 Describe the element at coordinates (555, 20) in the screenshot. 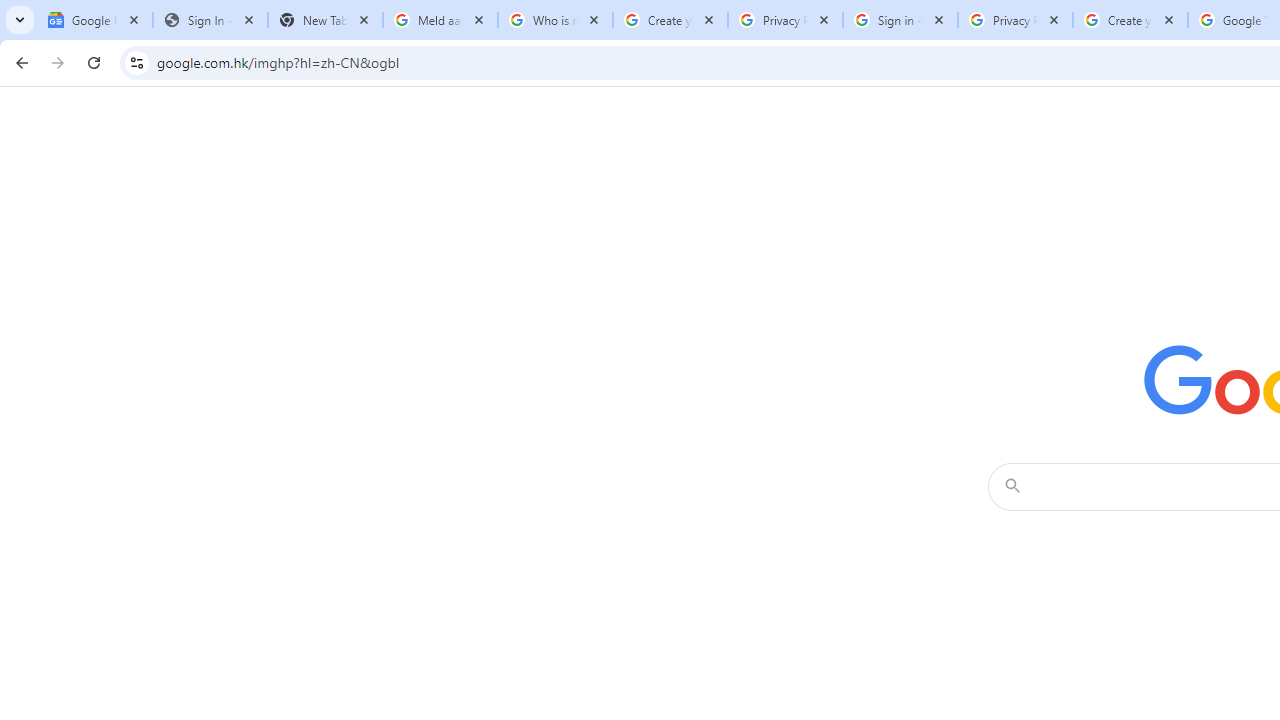

I see `'Who is my administrator? - Google Account Help'` at that location.